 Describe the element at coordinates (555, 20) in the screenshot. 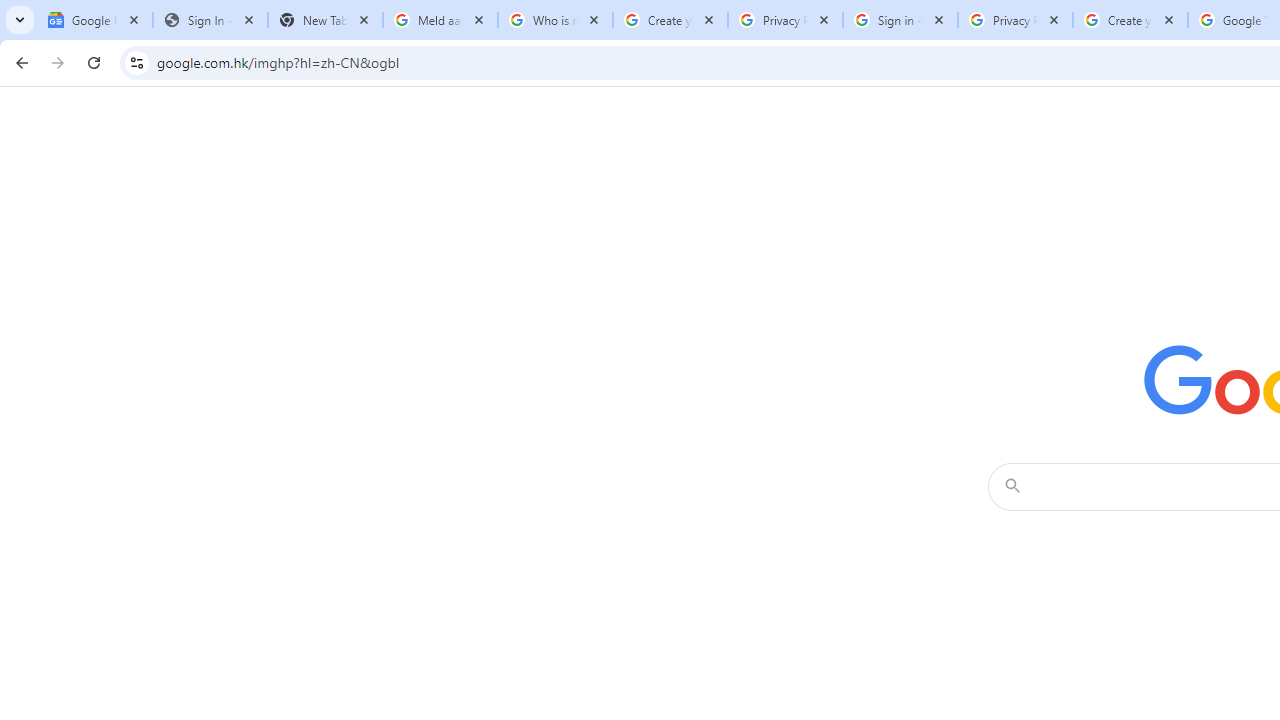

I see `'Who is my administrator? - Google Account Help'` at that location.